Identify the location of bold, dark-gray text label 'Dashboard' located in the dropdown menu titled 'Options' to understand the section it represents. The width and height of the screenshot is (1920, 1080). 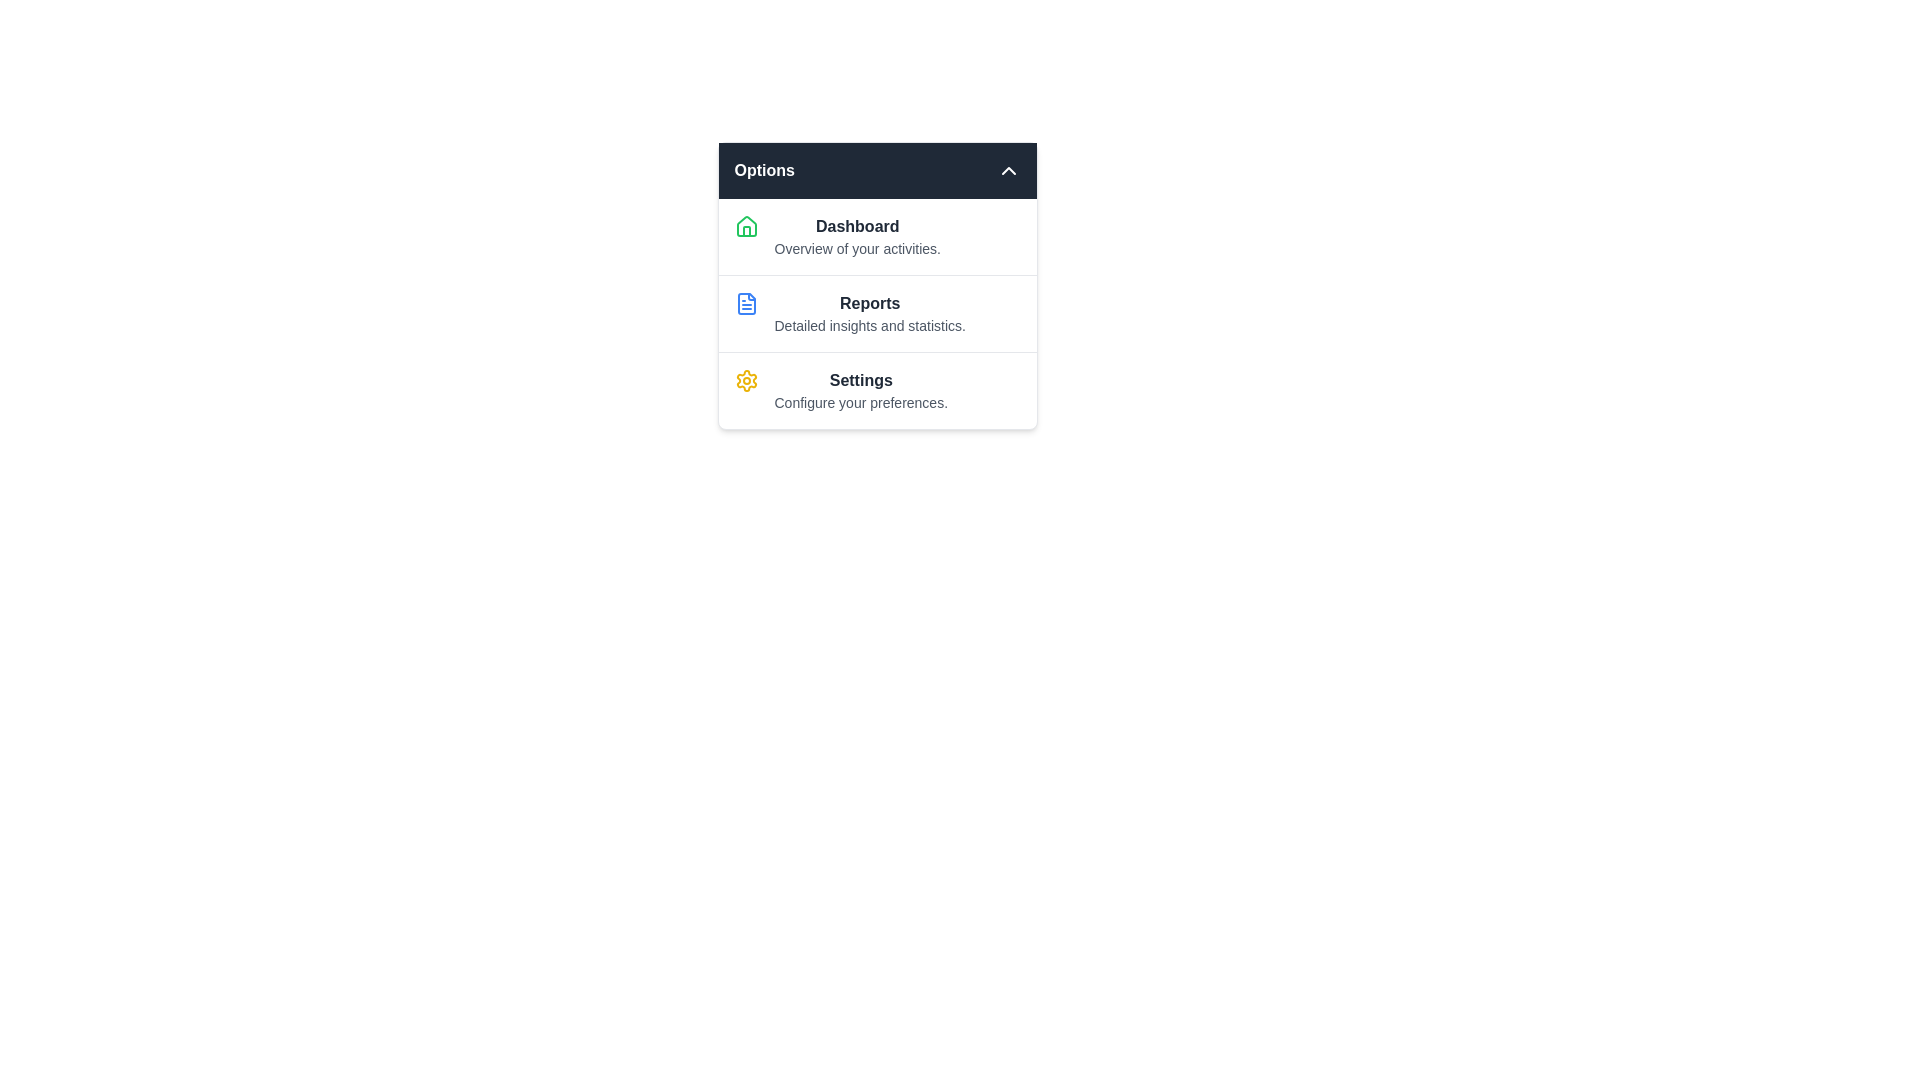
(857, 226).